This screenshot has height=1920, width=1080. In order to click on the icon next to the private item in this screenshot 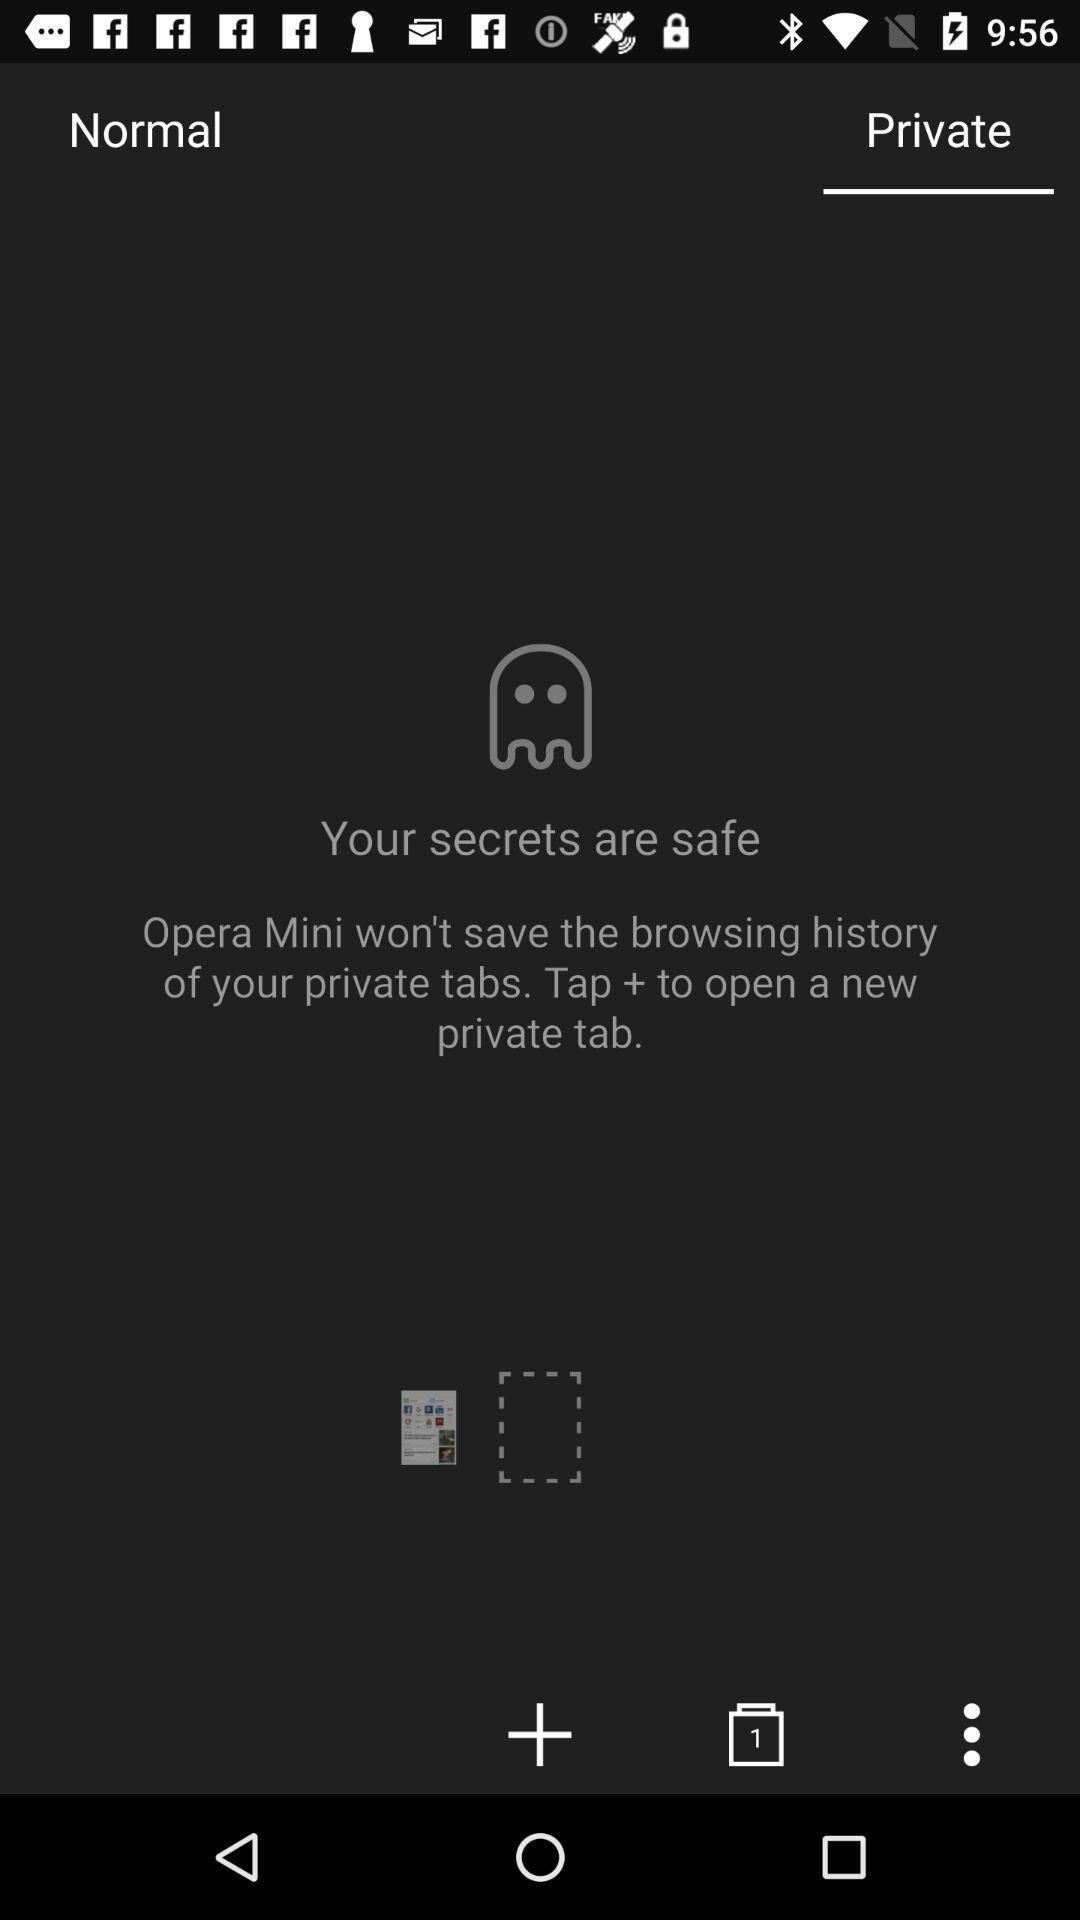, I will do `click(144, 127)`.